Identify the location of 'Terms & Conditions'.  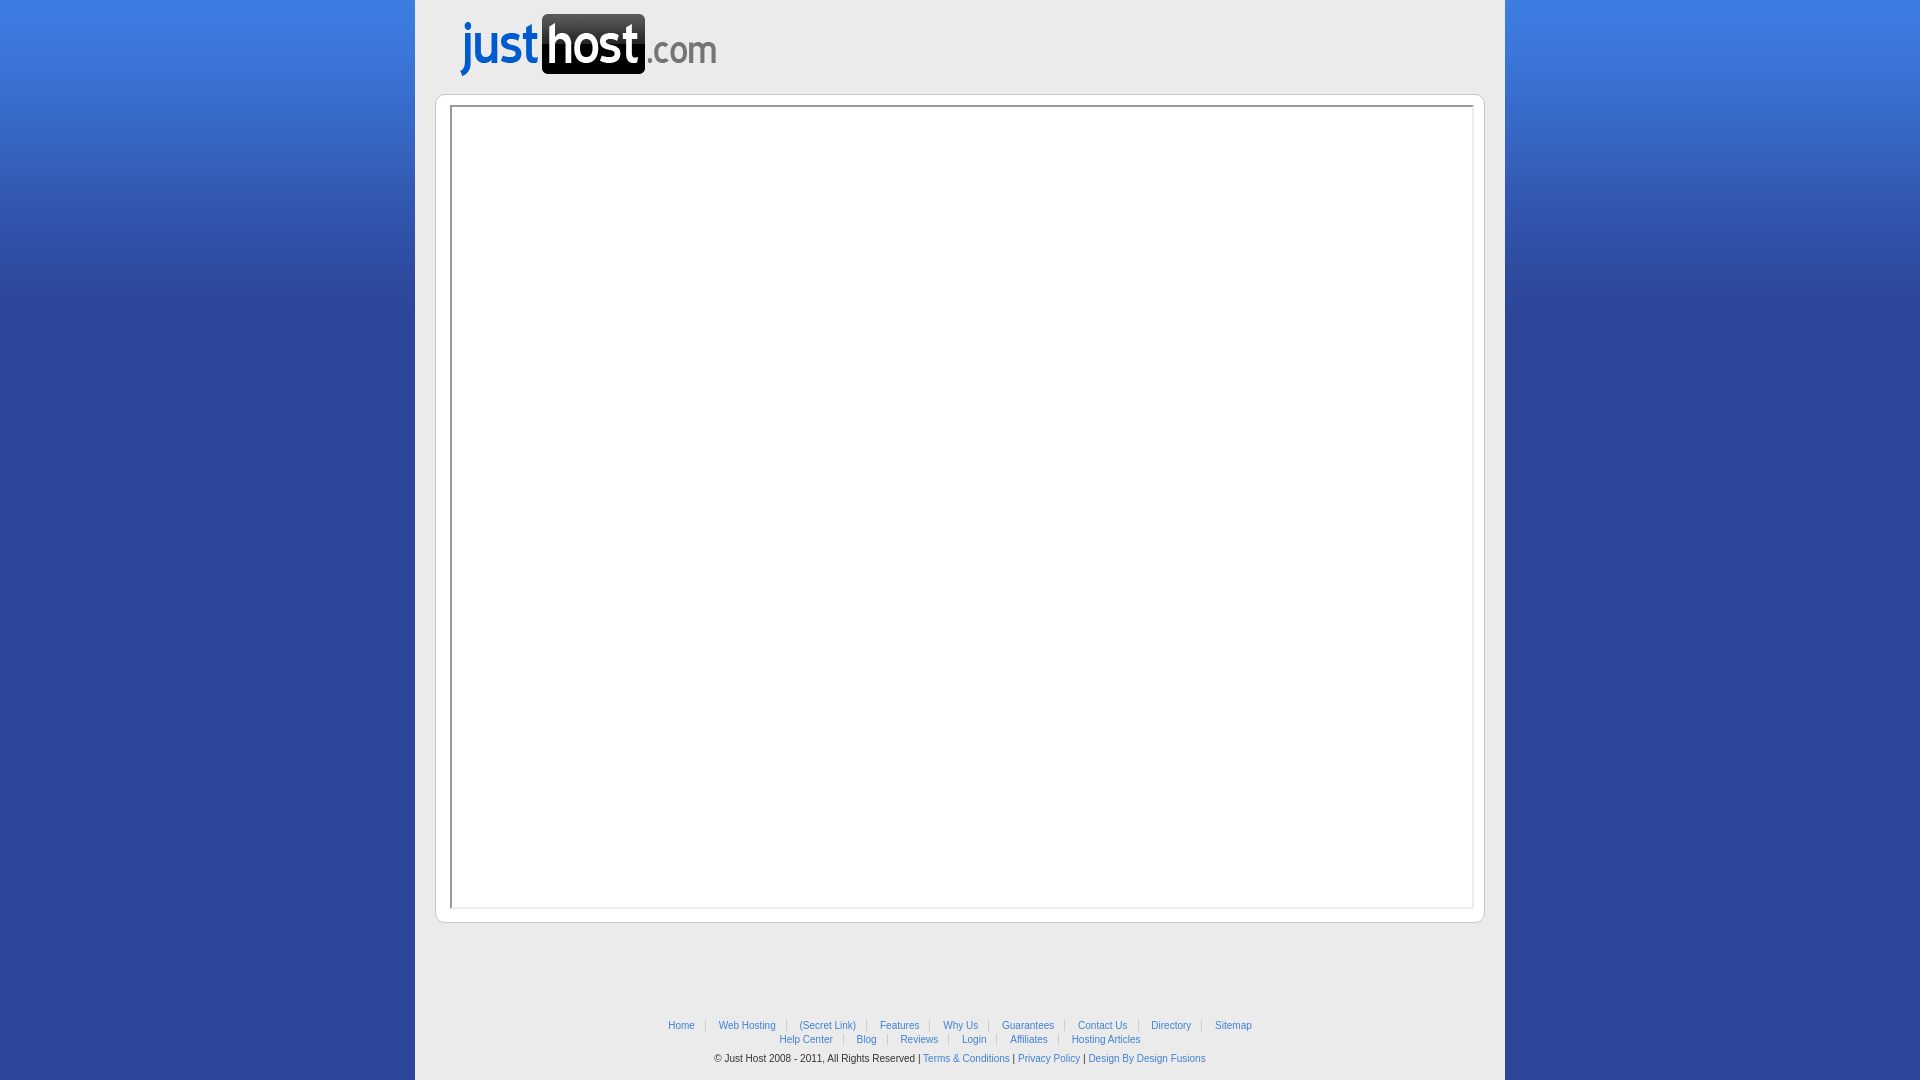
(966, 1057).